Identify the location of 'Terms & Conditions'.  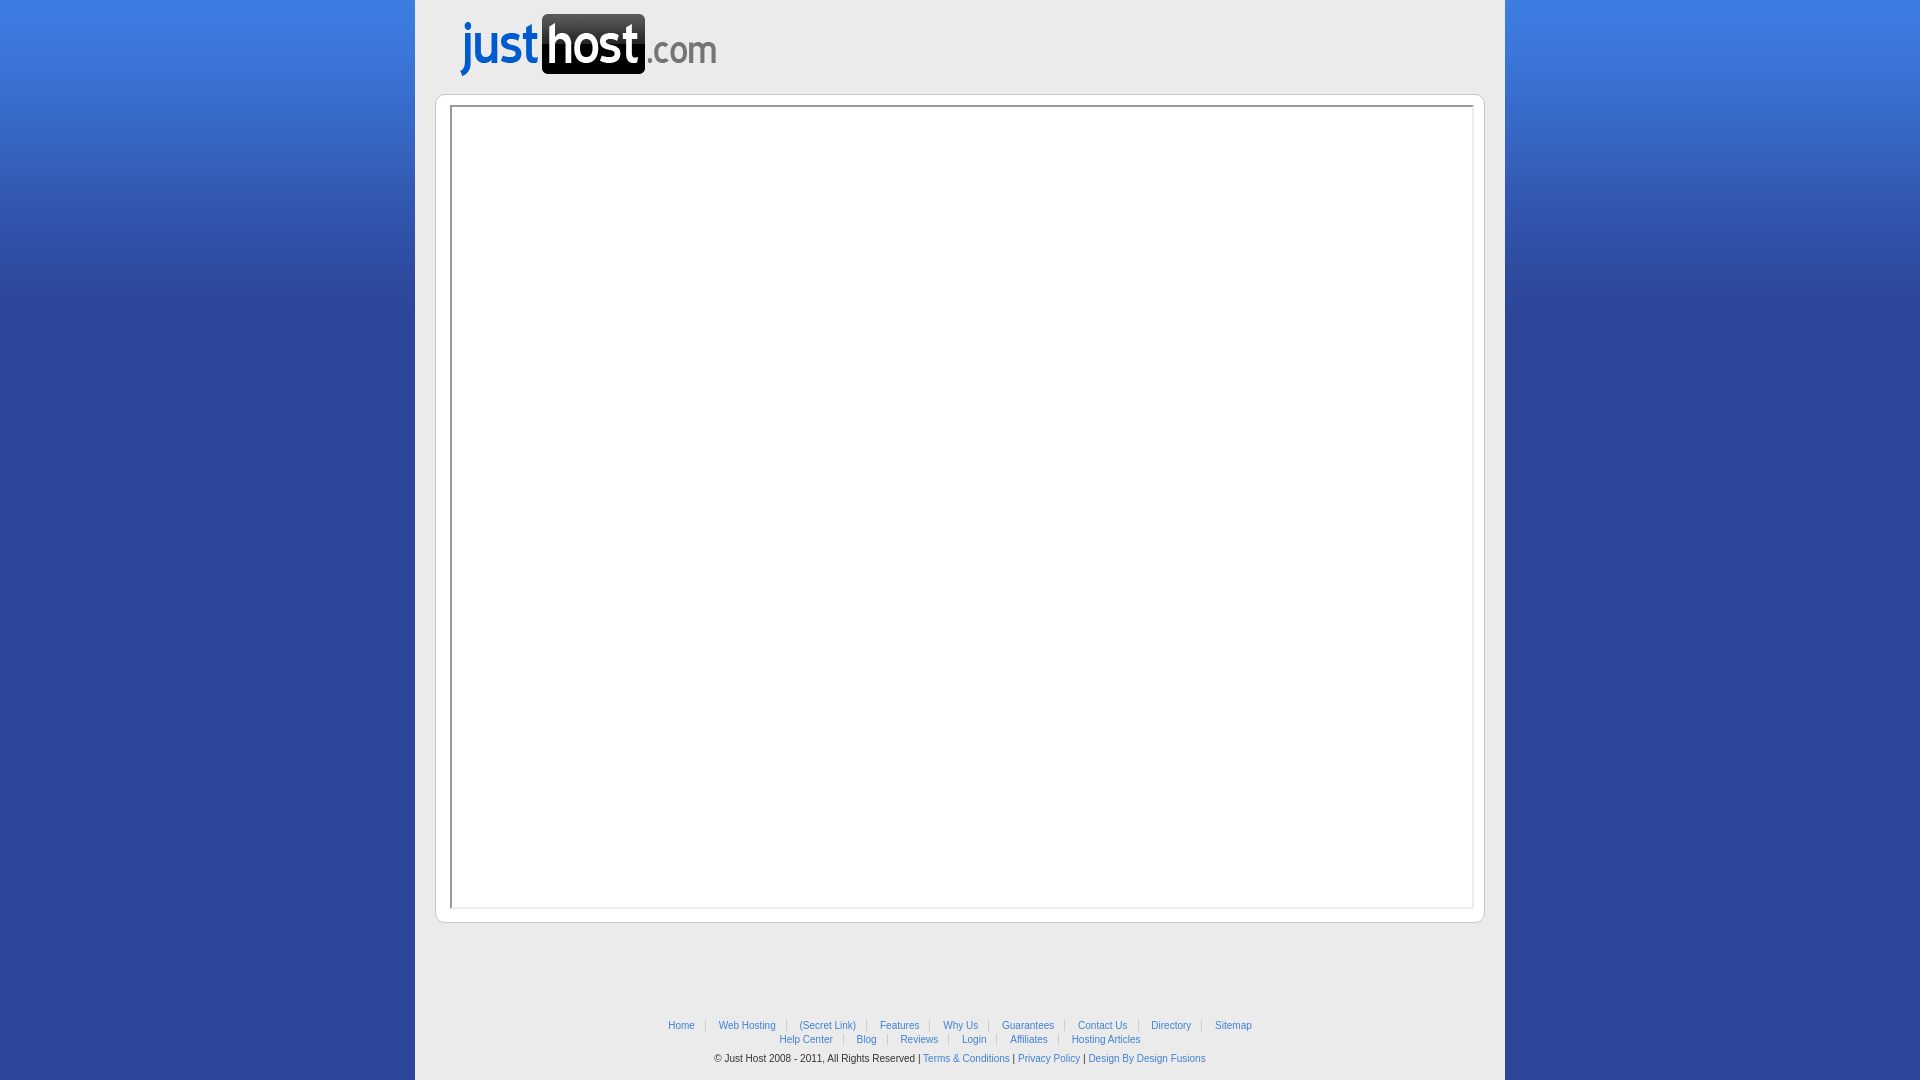
(966, 1057).